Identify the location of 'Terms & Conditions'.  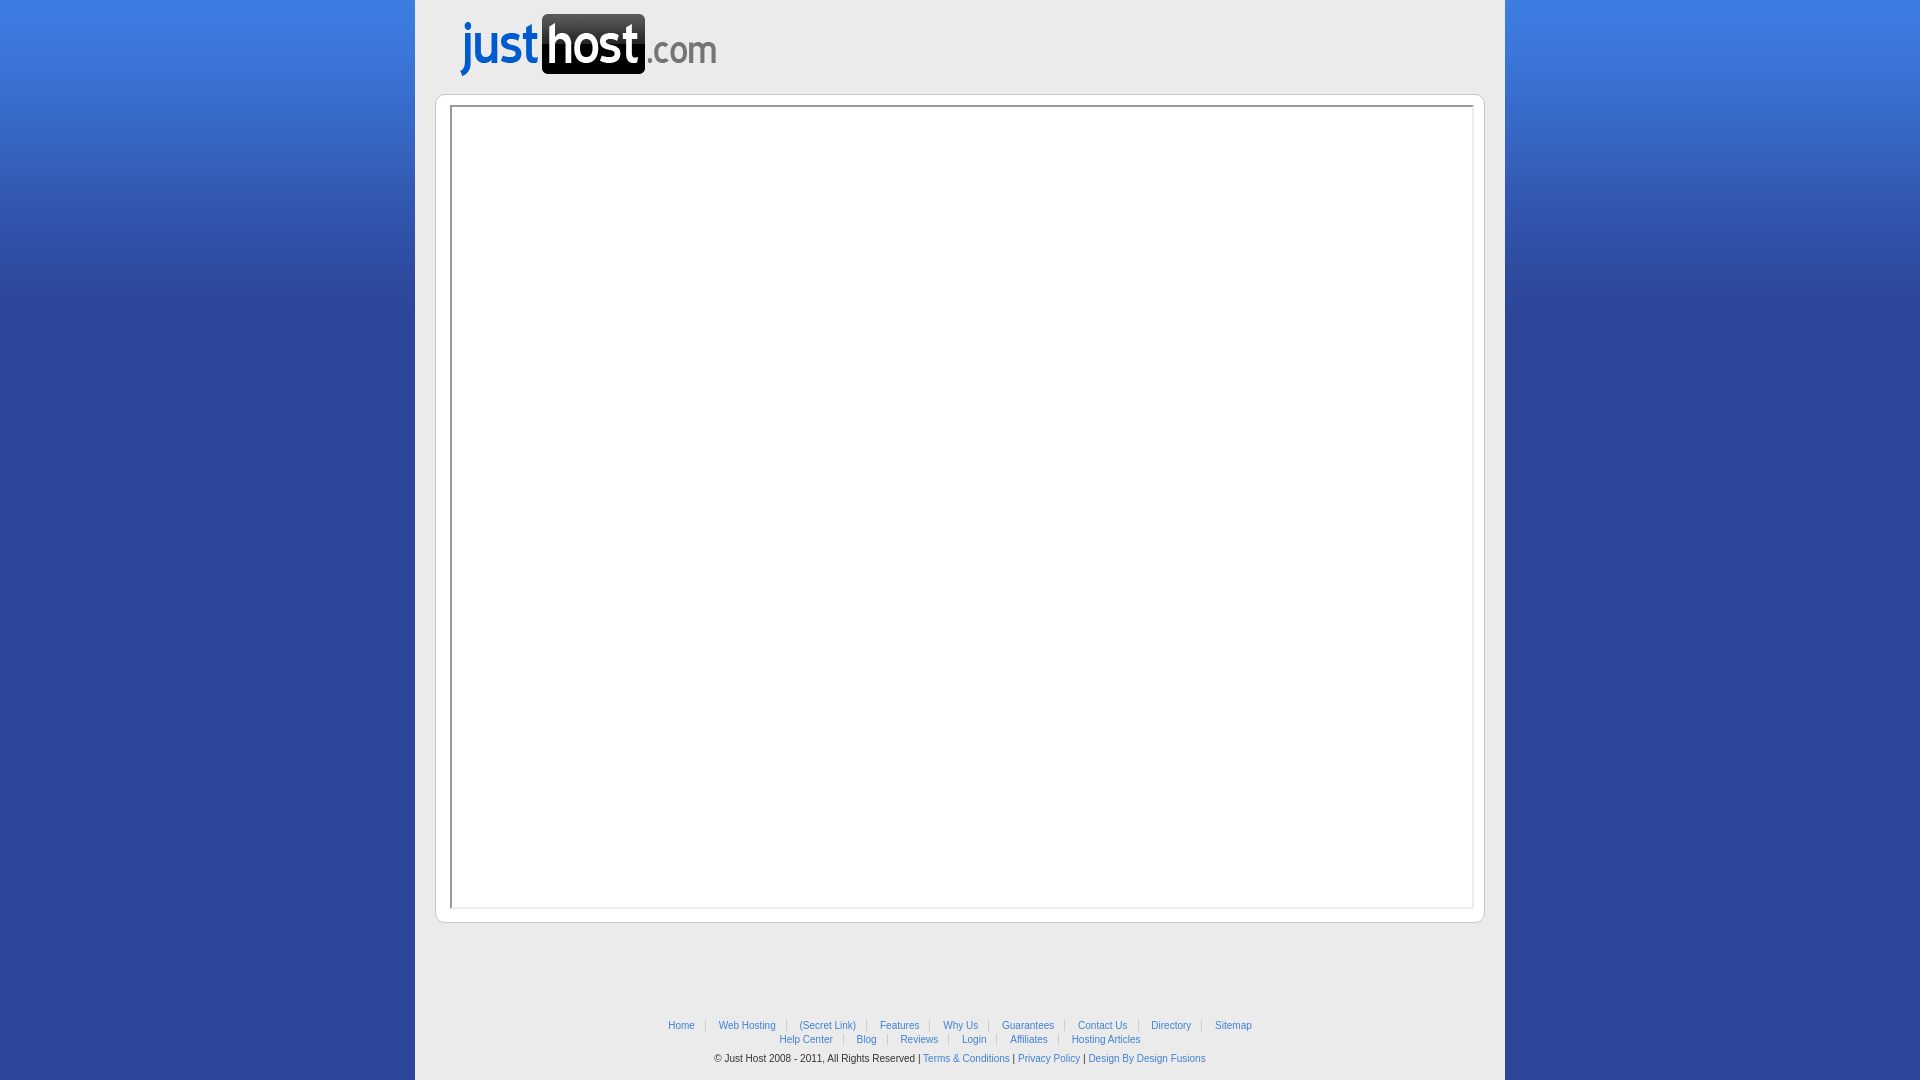
(966, 1057).